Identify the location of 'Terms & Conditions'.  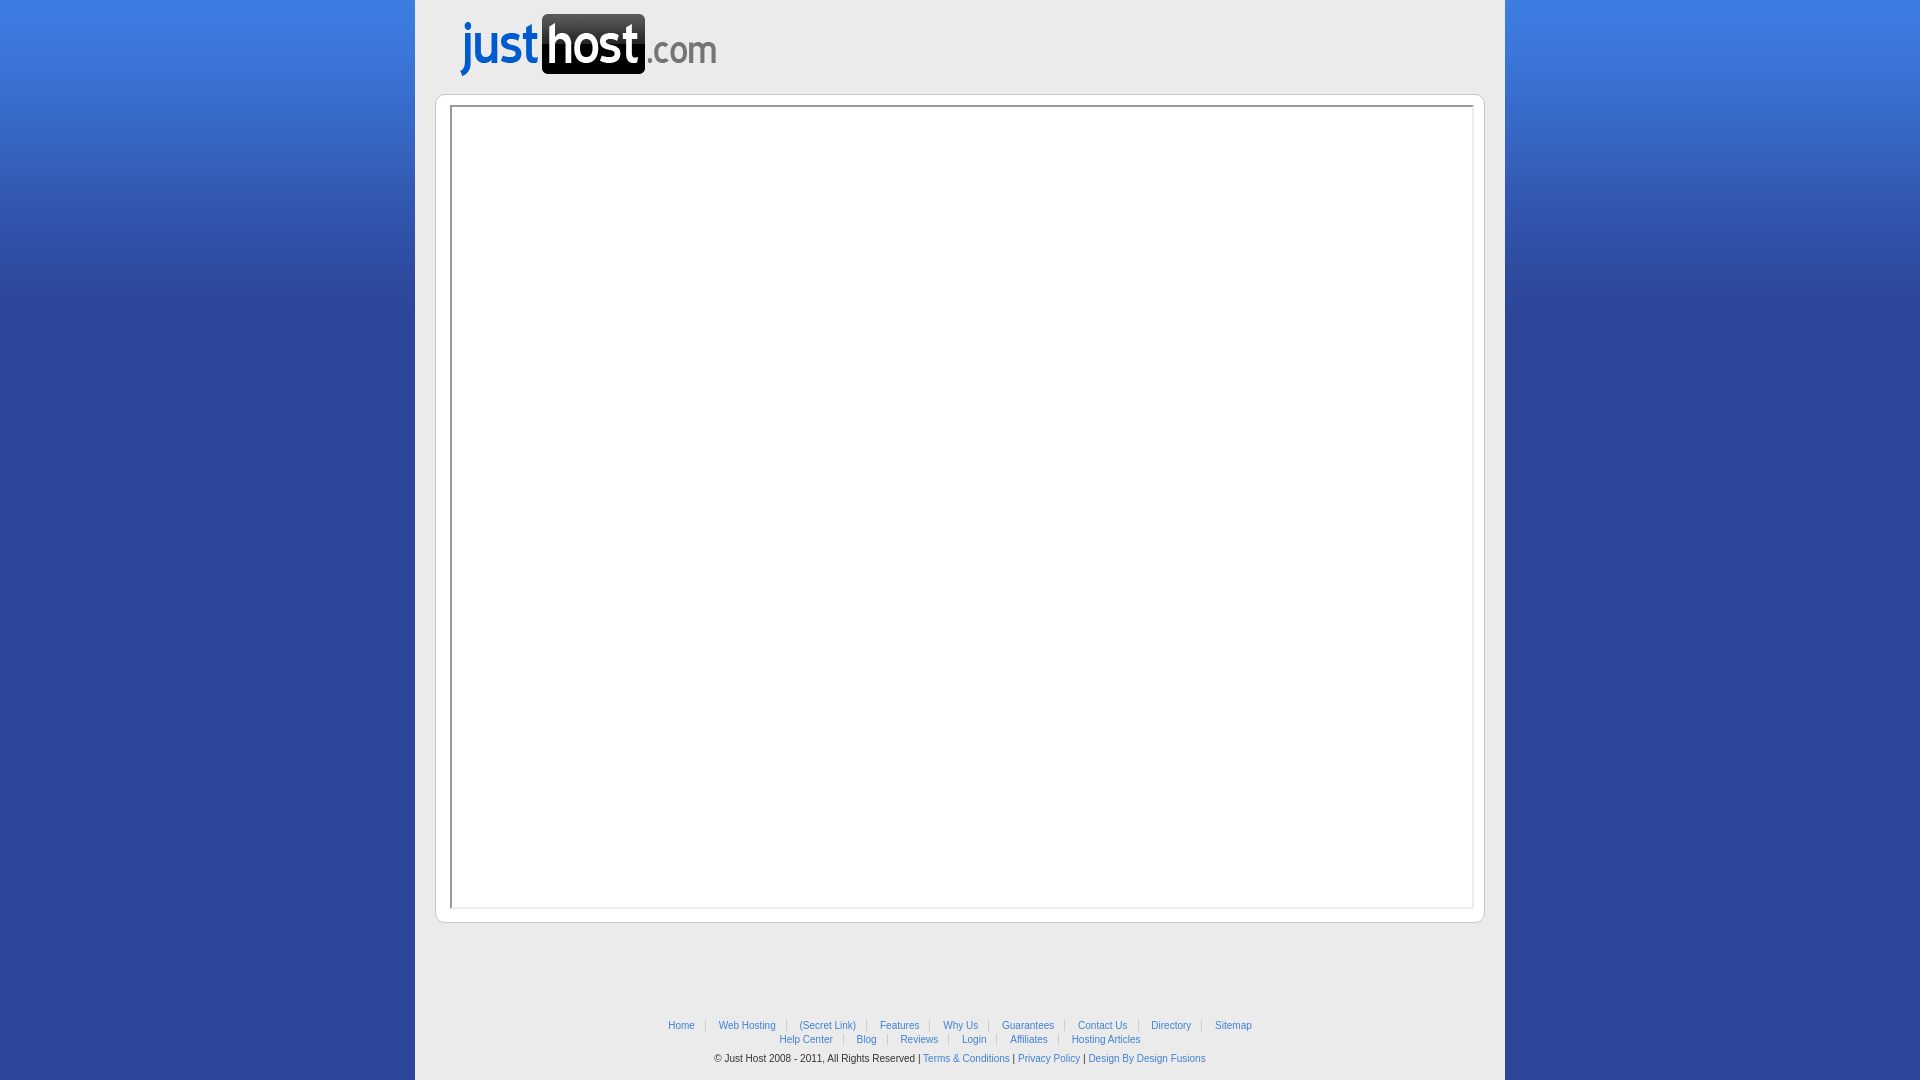
(966, 1057).